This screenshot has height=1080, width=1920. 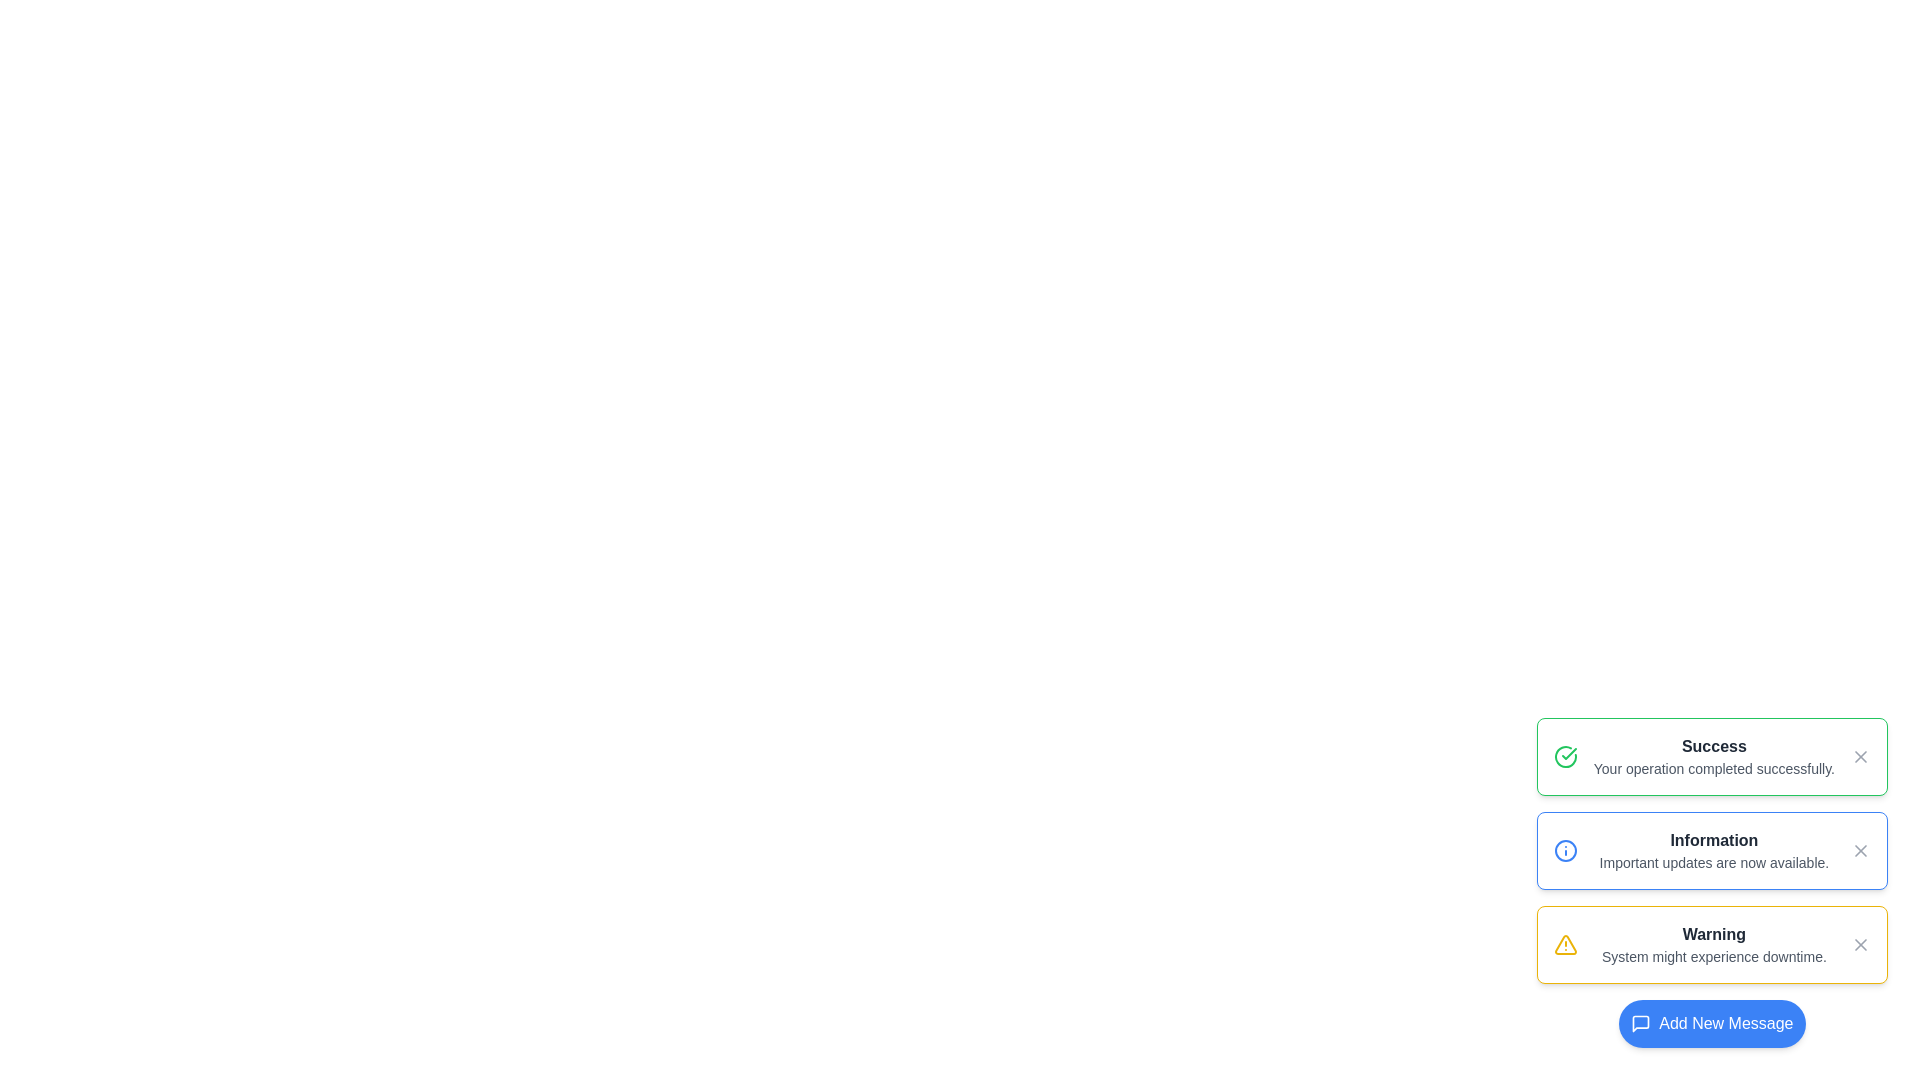 I want to click on the text block displaying 'Information' and 'Important updates are now available.' which is the second notification in the vertical list of notifications, so click(x=1713, y=851).